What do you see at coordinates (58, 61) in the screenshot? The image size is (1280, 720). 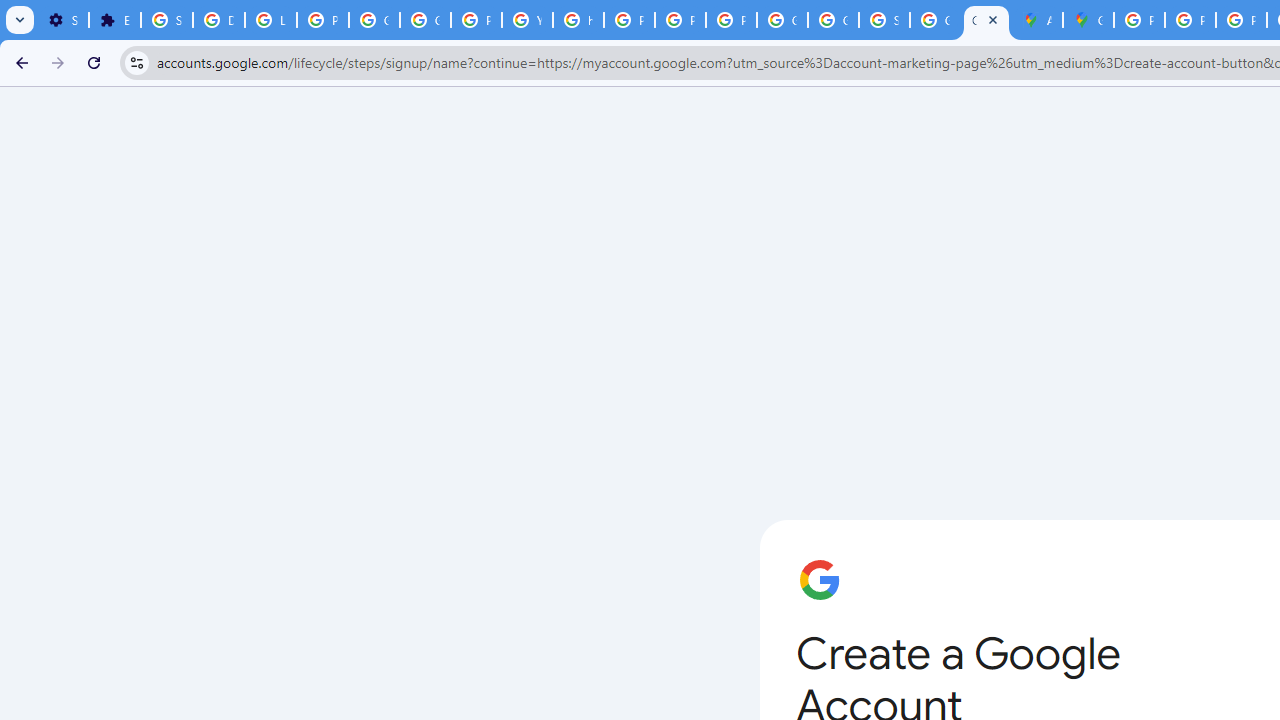 I see `'Forward'` at bounding box center [58, 61].